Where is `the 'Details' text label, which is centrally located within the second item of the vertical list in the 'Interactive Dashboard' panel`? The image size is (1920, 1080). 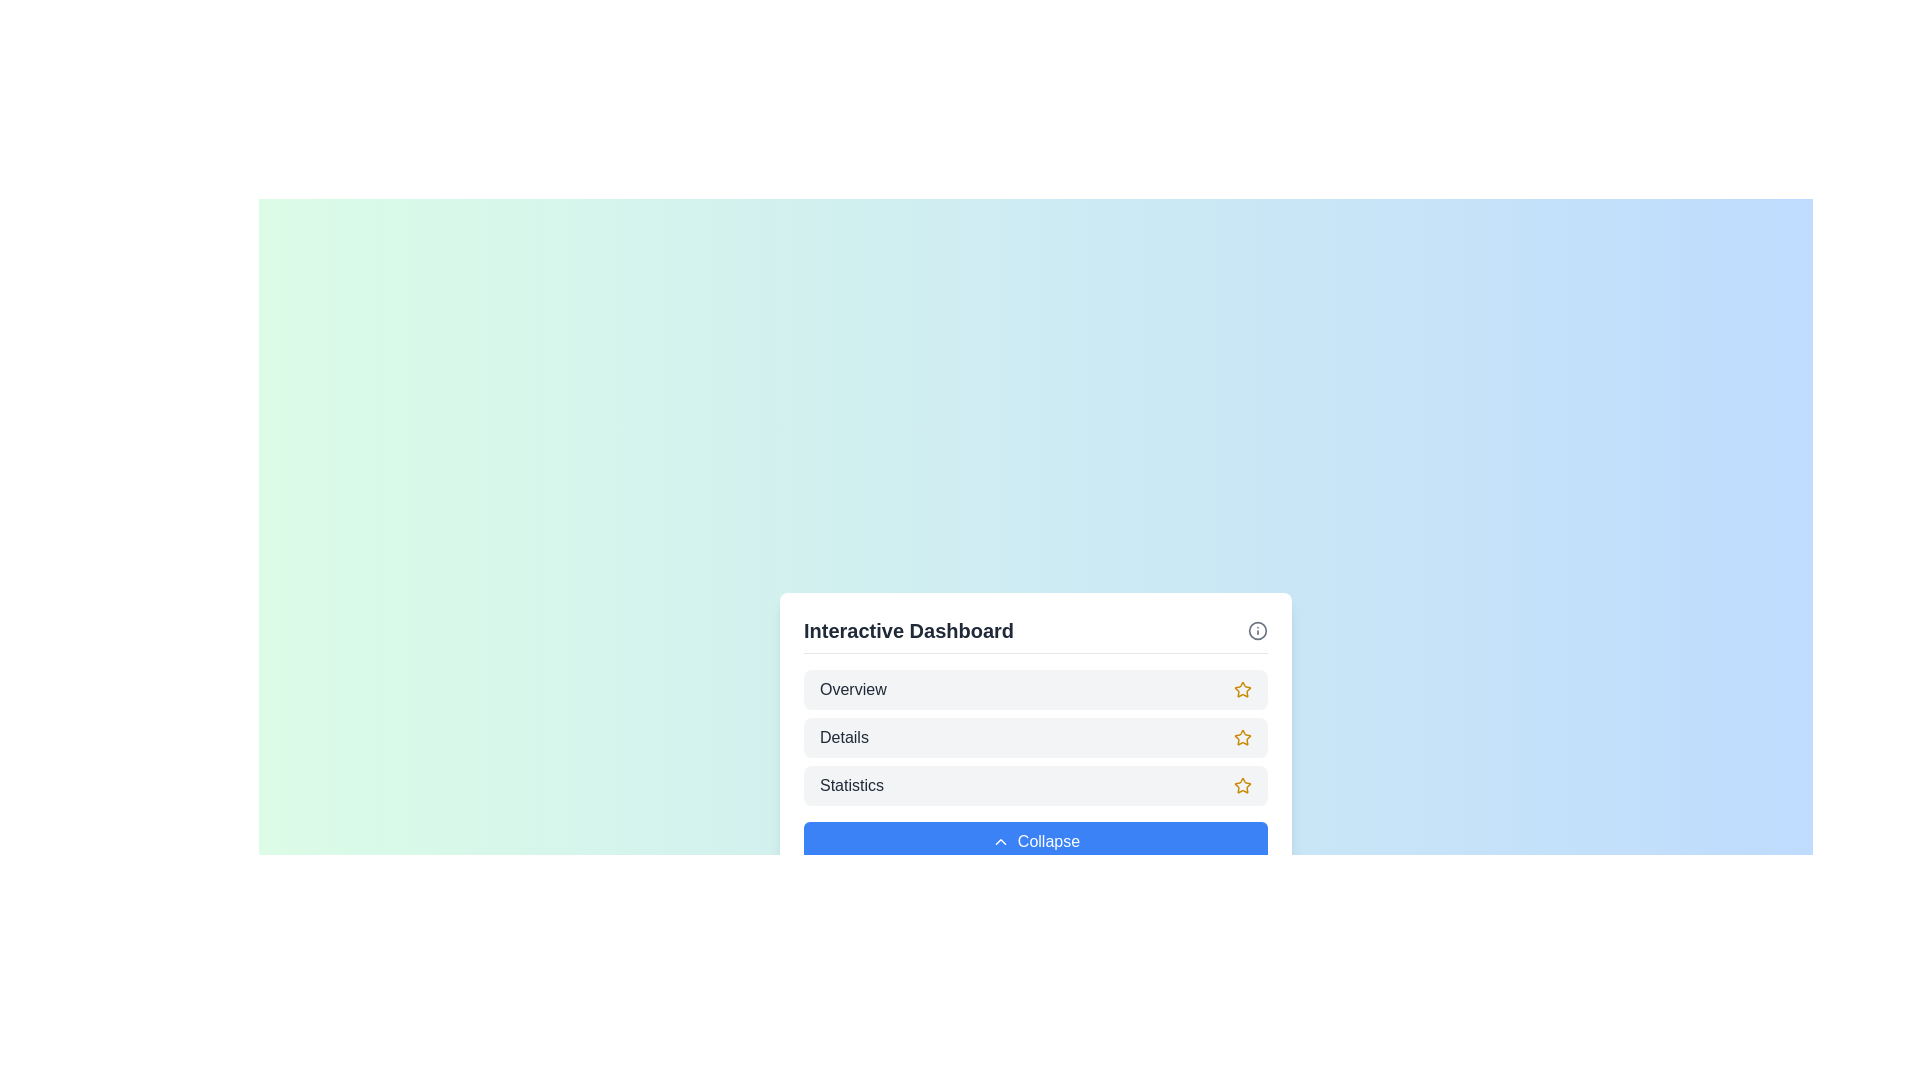
the 'Details' text label, which is centrally located within the second item of the vertical list in the 'Interactive Dashboard' panel is located at coordinates (844, 737).